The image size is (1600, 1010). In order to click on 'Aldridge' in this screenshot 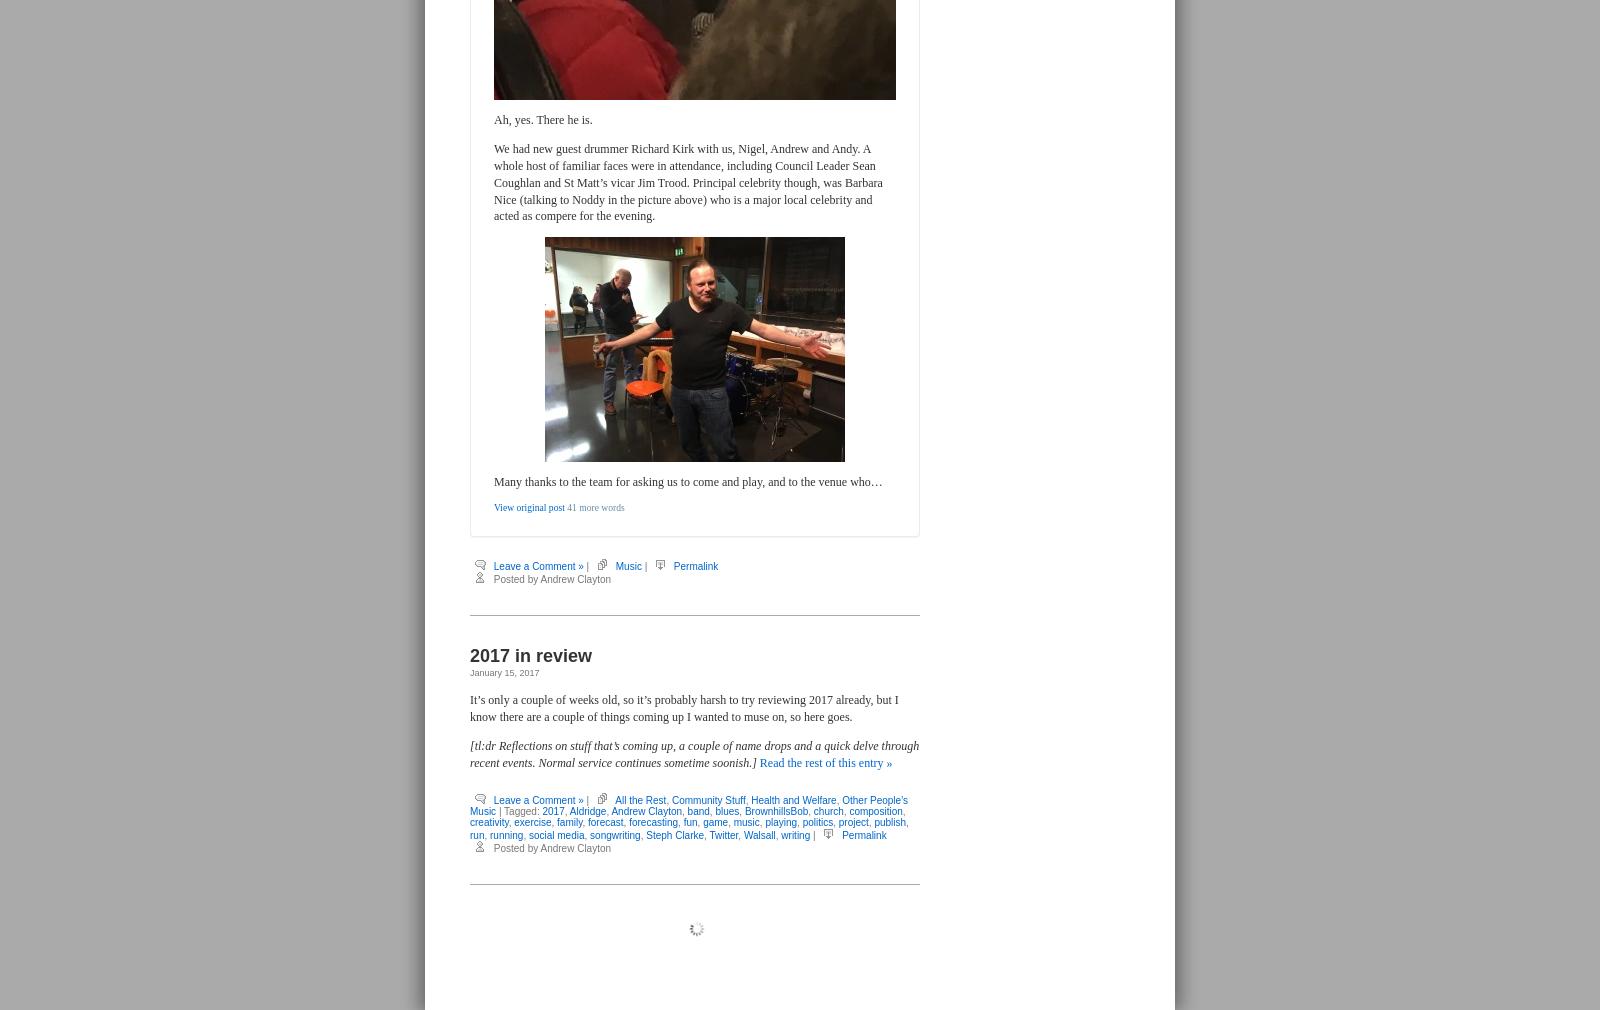, I will do `click(586, 811)`.